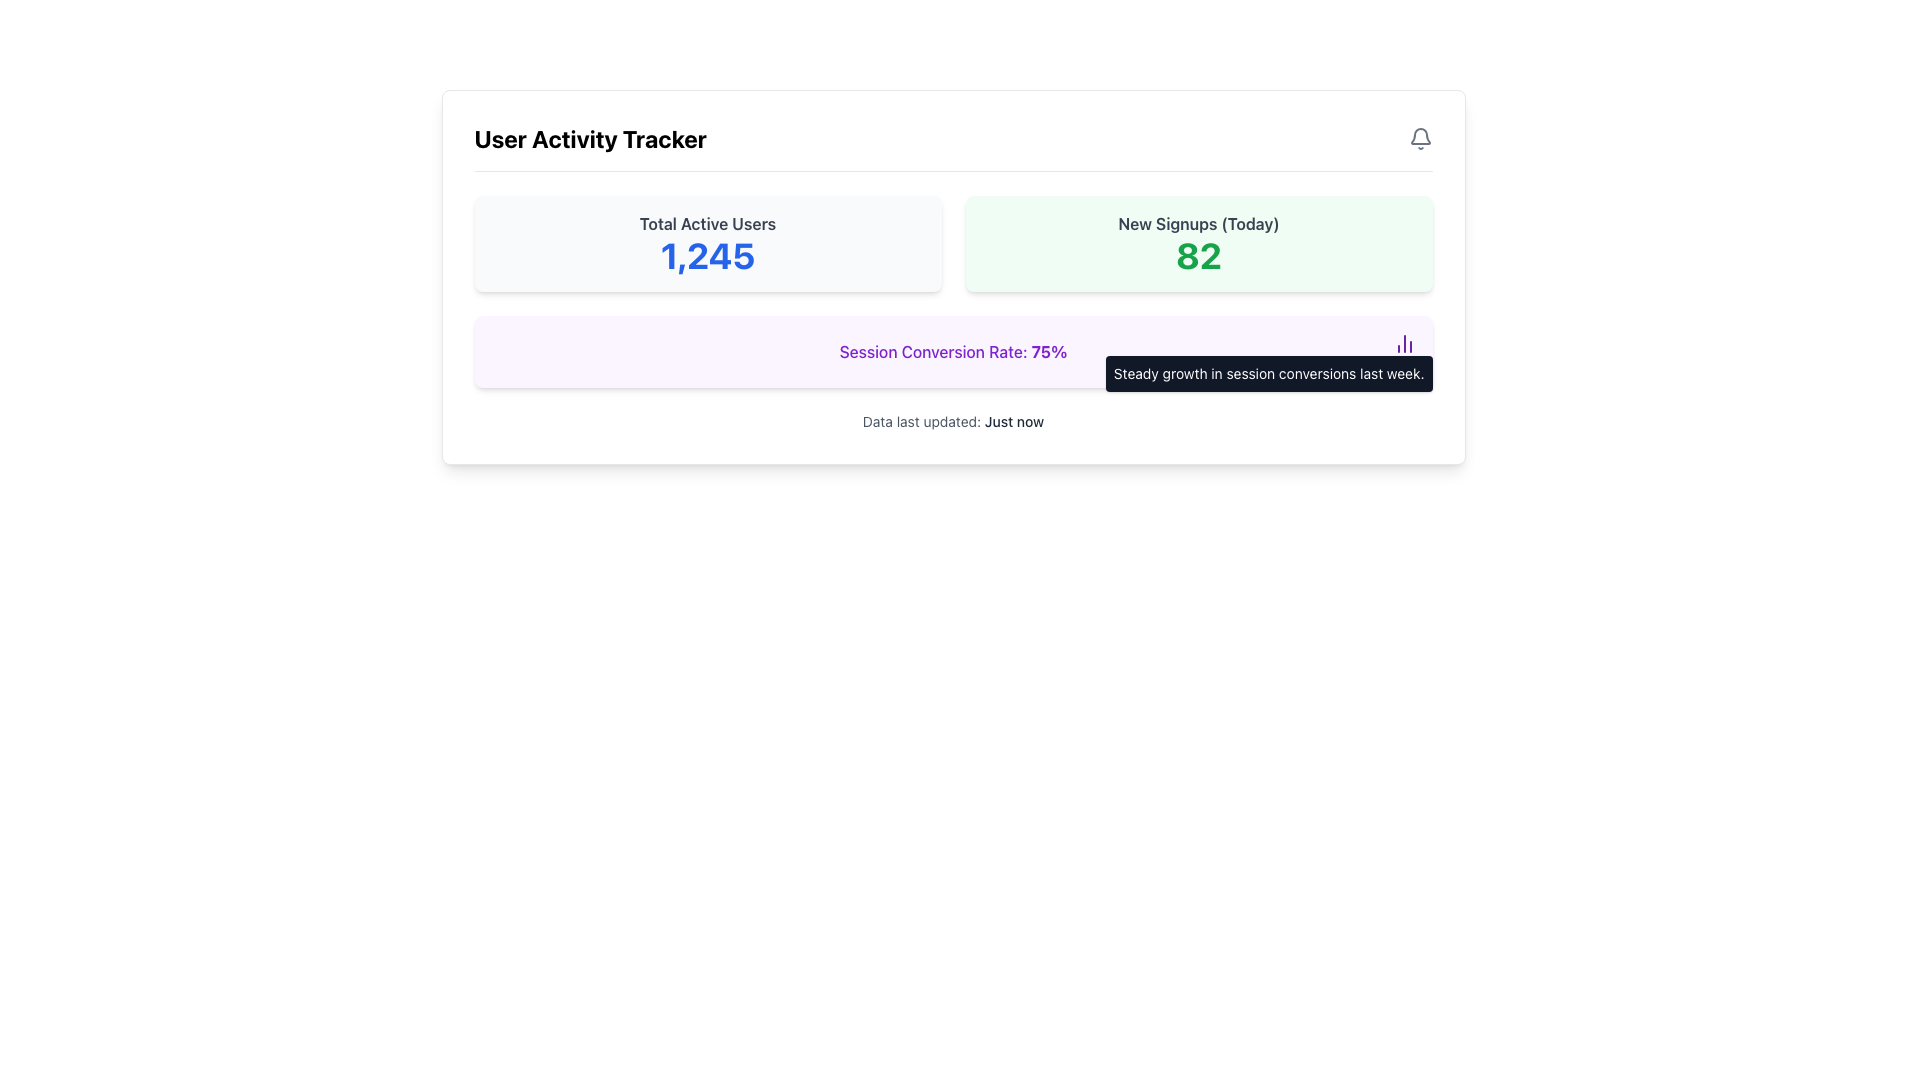 The width and height of the screenshot is (1920, 1080). Describe the element at coordinates (1199, 254) in the screenshot. I see `the text label displaying the number of new signups for the current day, which is located in the top-right part of the interface, below the 'New Signups (Today)' text` at that location.